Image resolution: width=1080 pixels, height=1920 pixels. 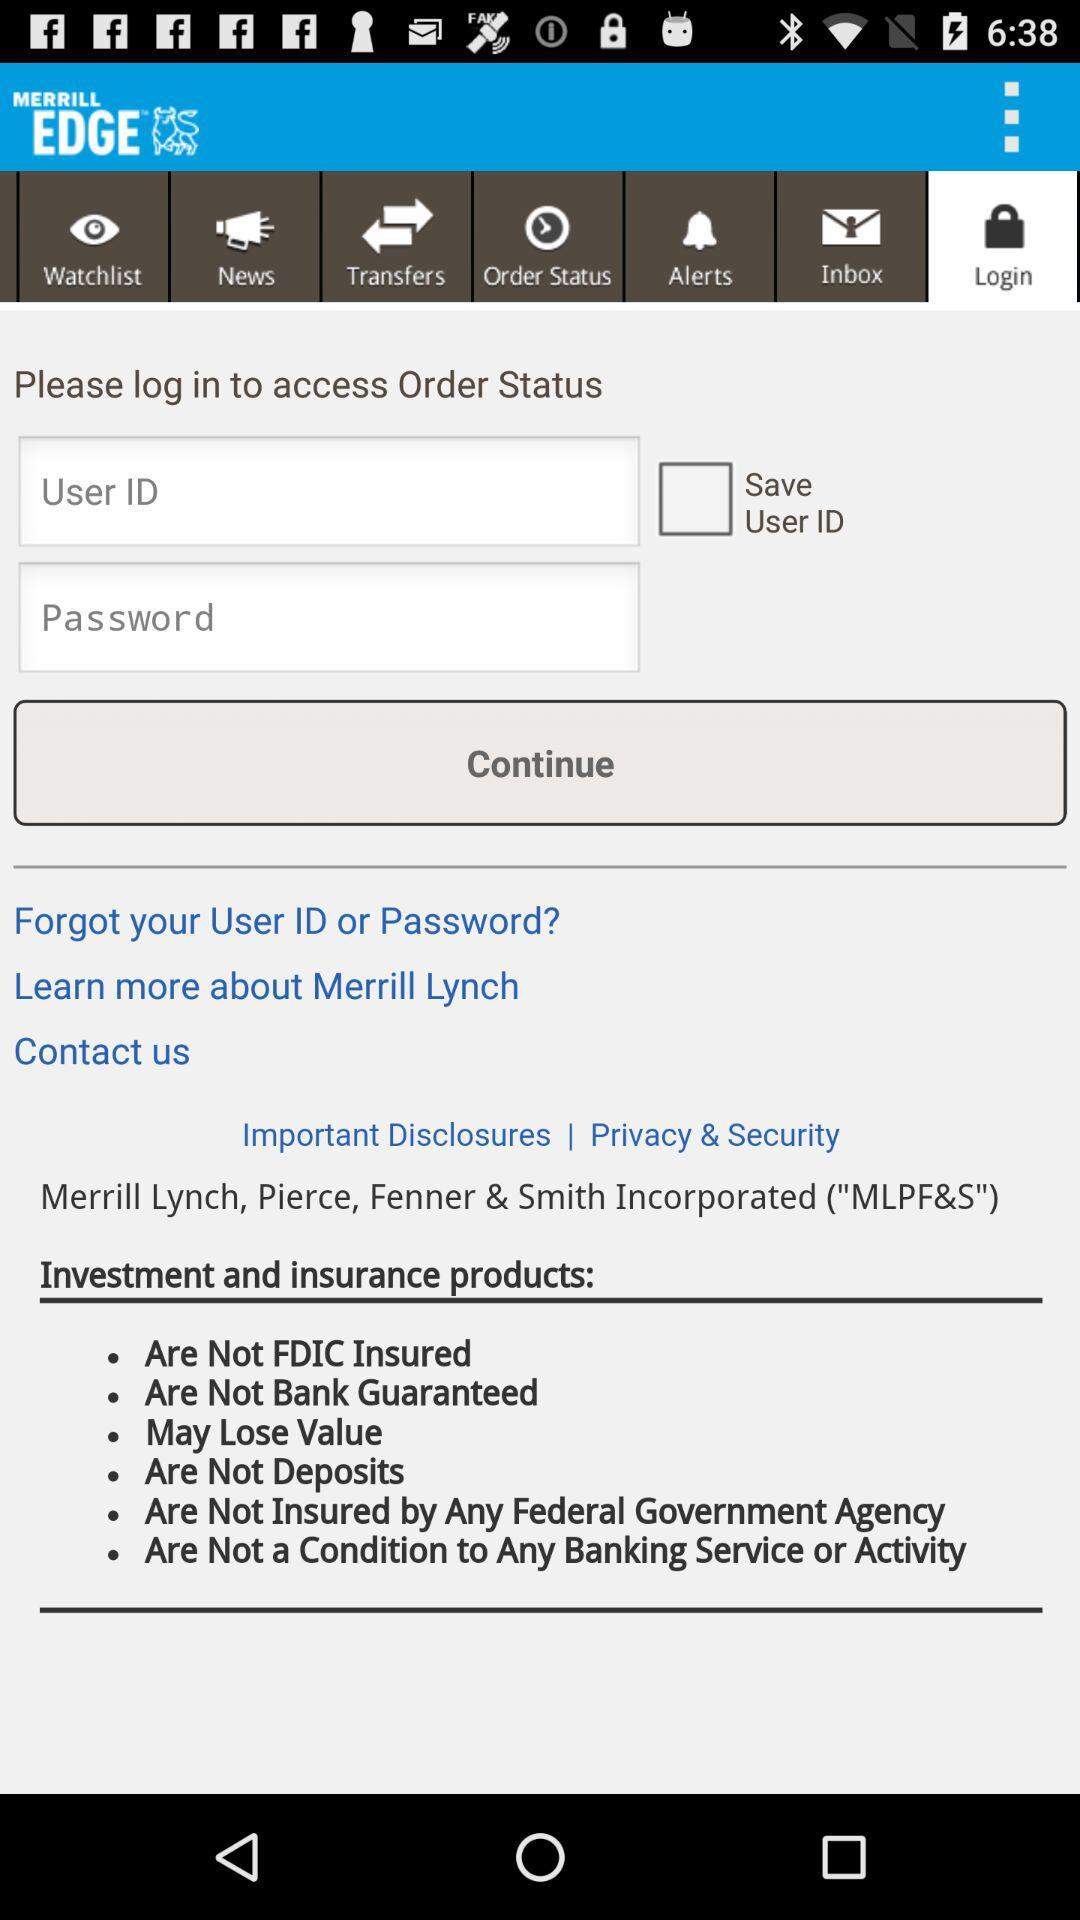 What do you see at coordinates (698, 252) in the screenshot?
I see `the notifications icon` at bounding box center [698, 252].